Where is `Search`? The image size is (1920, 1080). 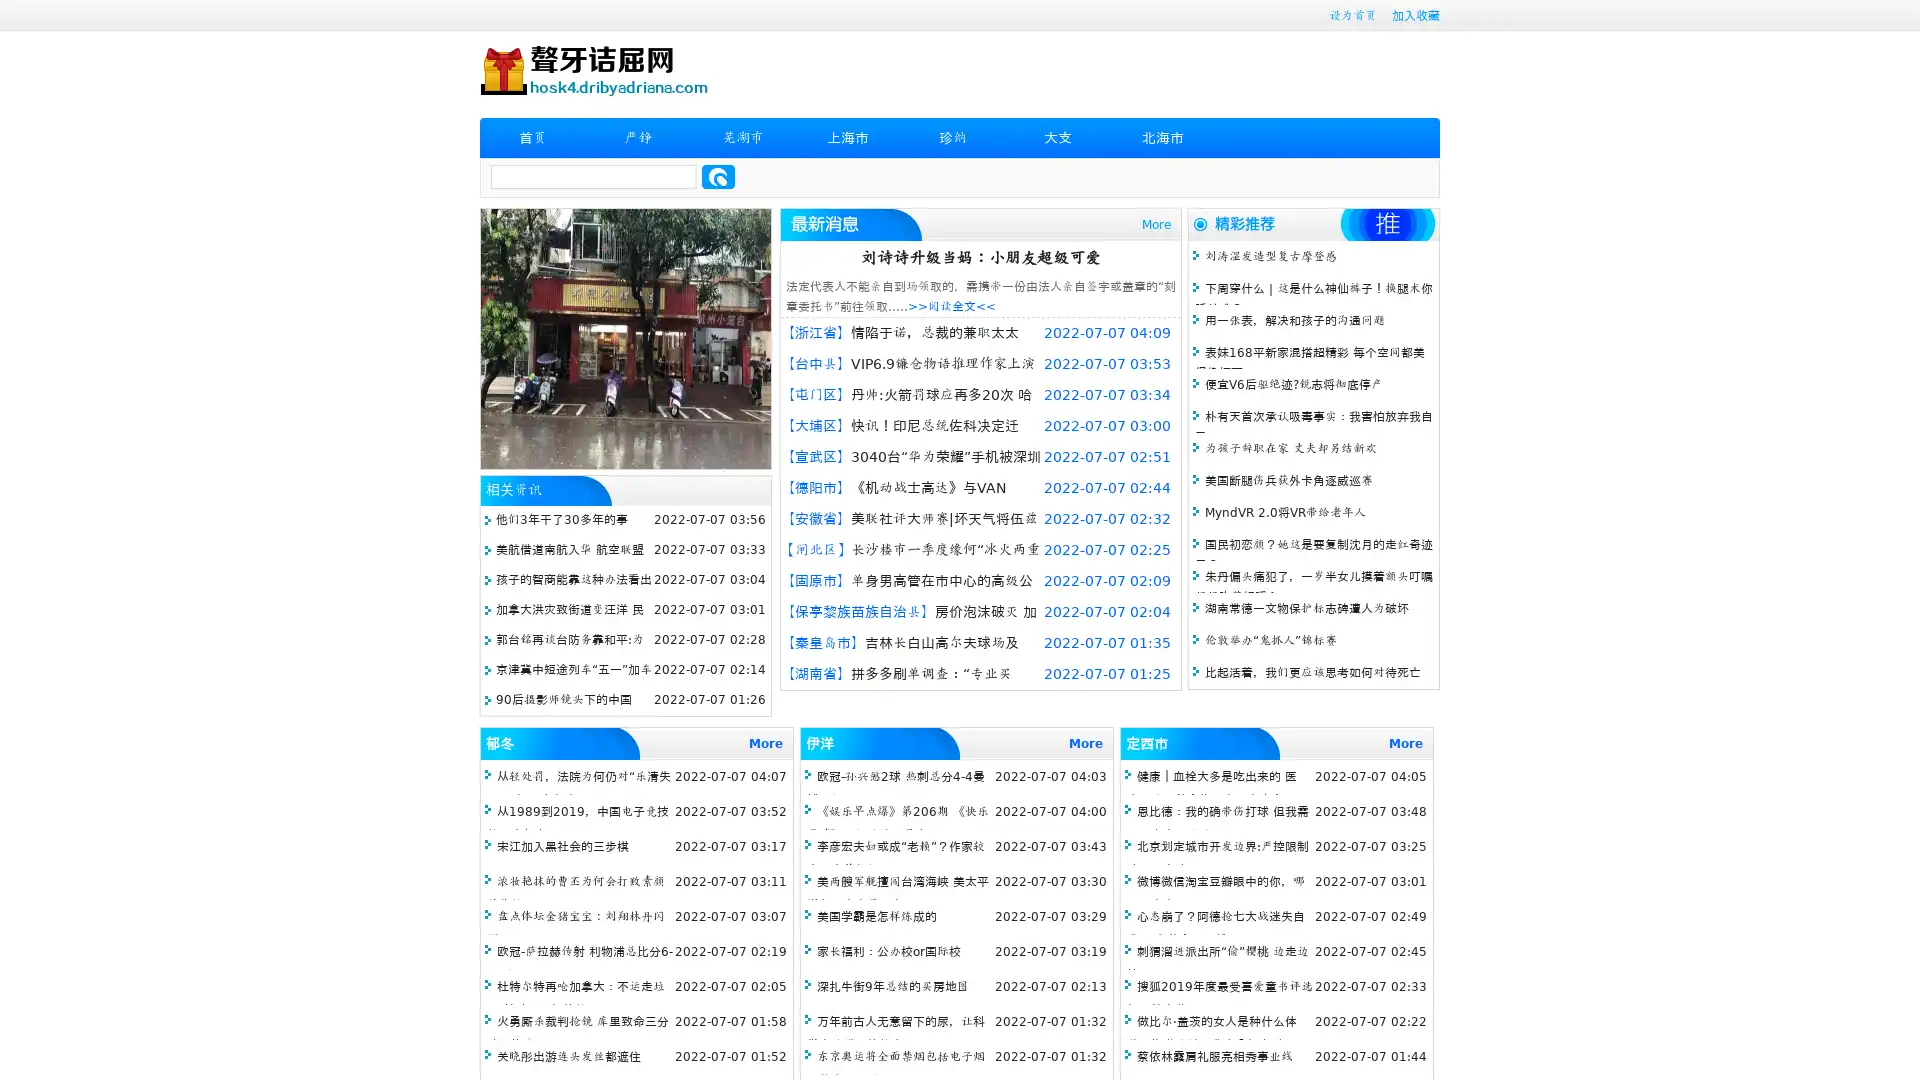 Search is located at coordinates (718, 176).